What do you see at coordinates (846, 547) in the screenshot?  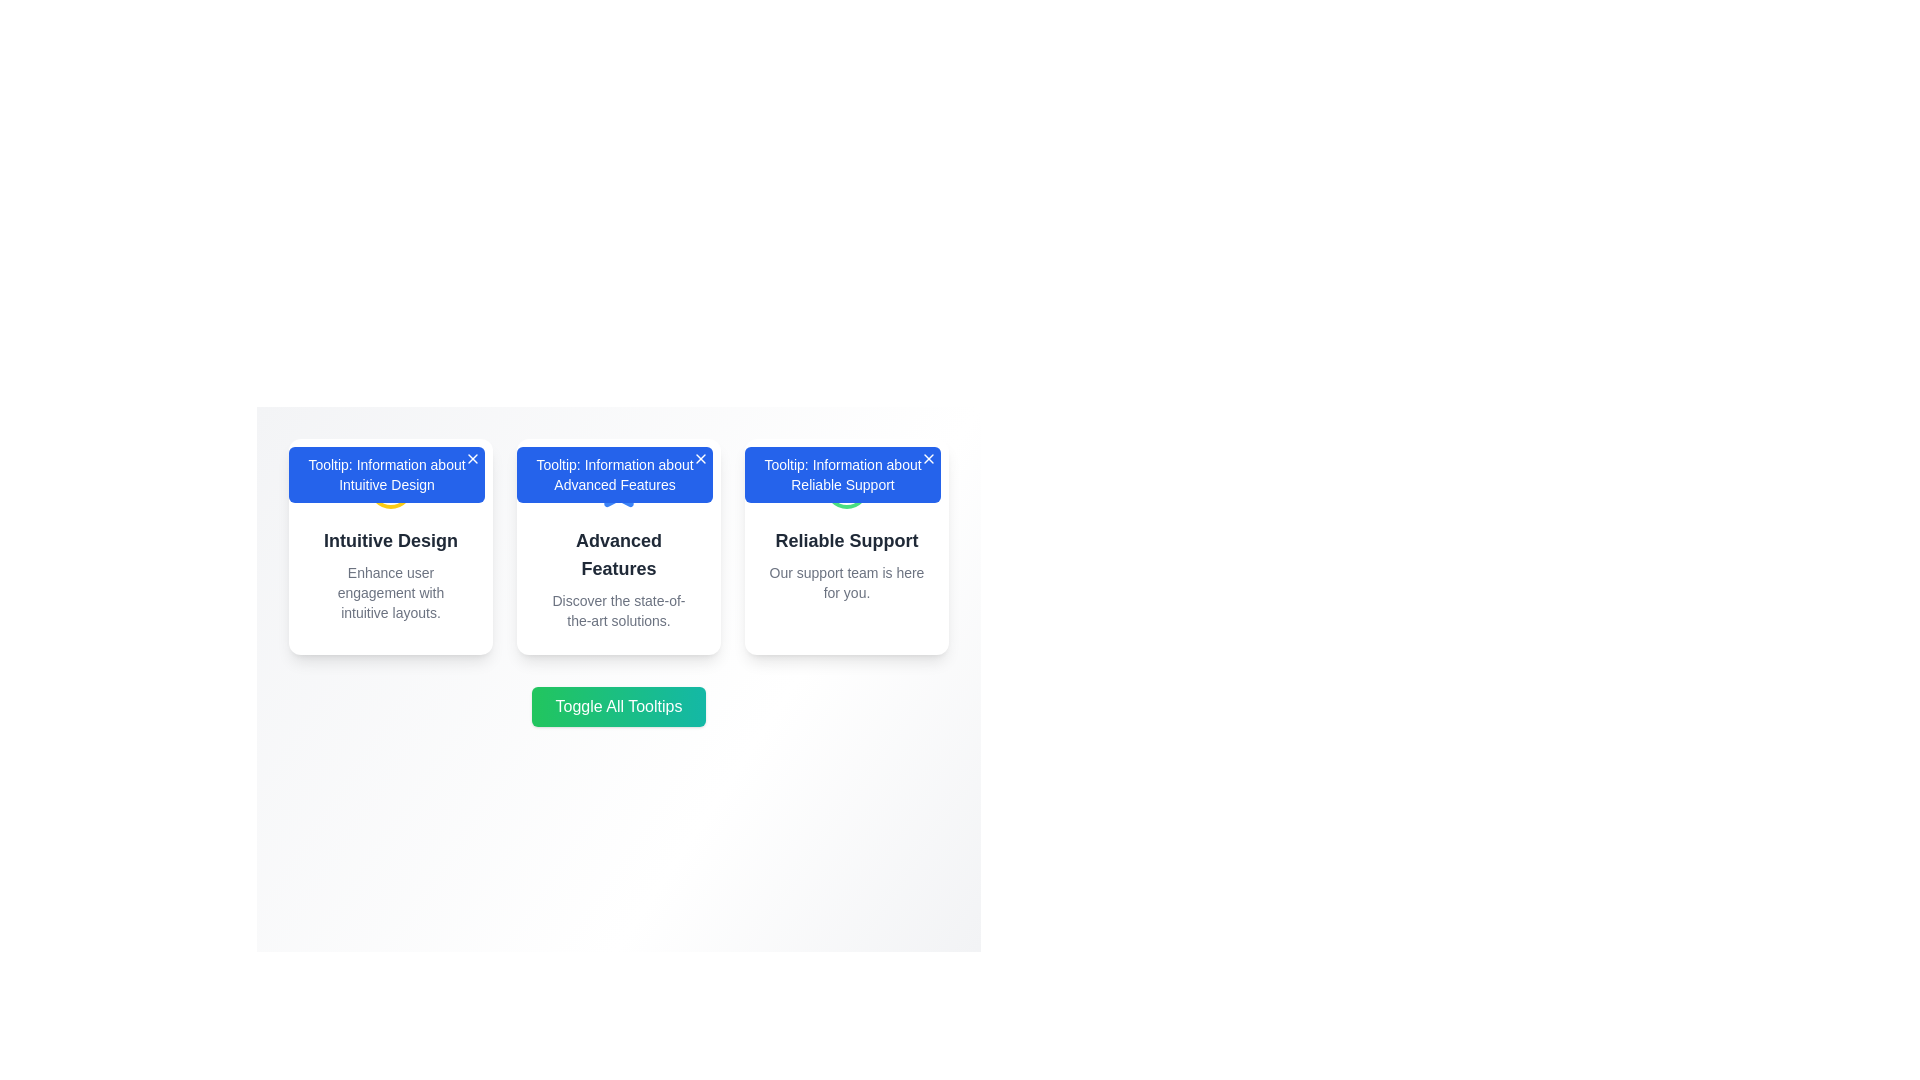 I see `main content of the Informational card indicating reliable support, which is the third card in a three-column grid layout` at bounding box center [846, 547].